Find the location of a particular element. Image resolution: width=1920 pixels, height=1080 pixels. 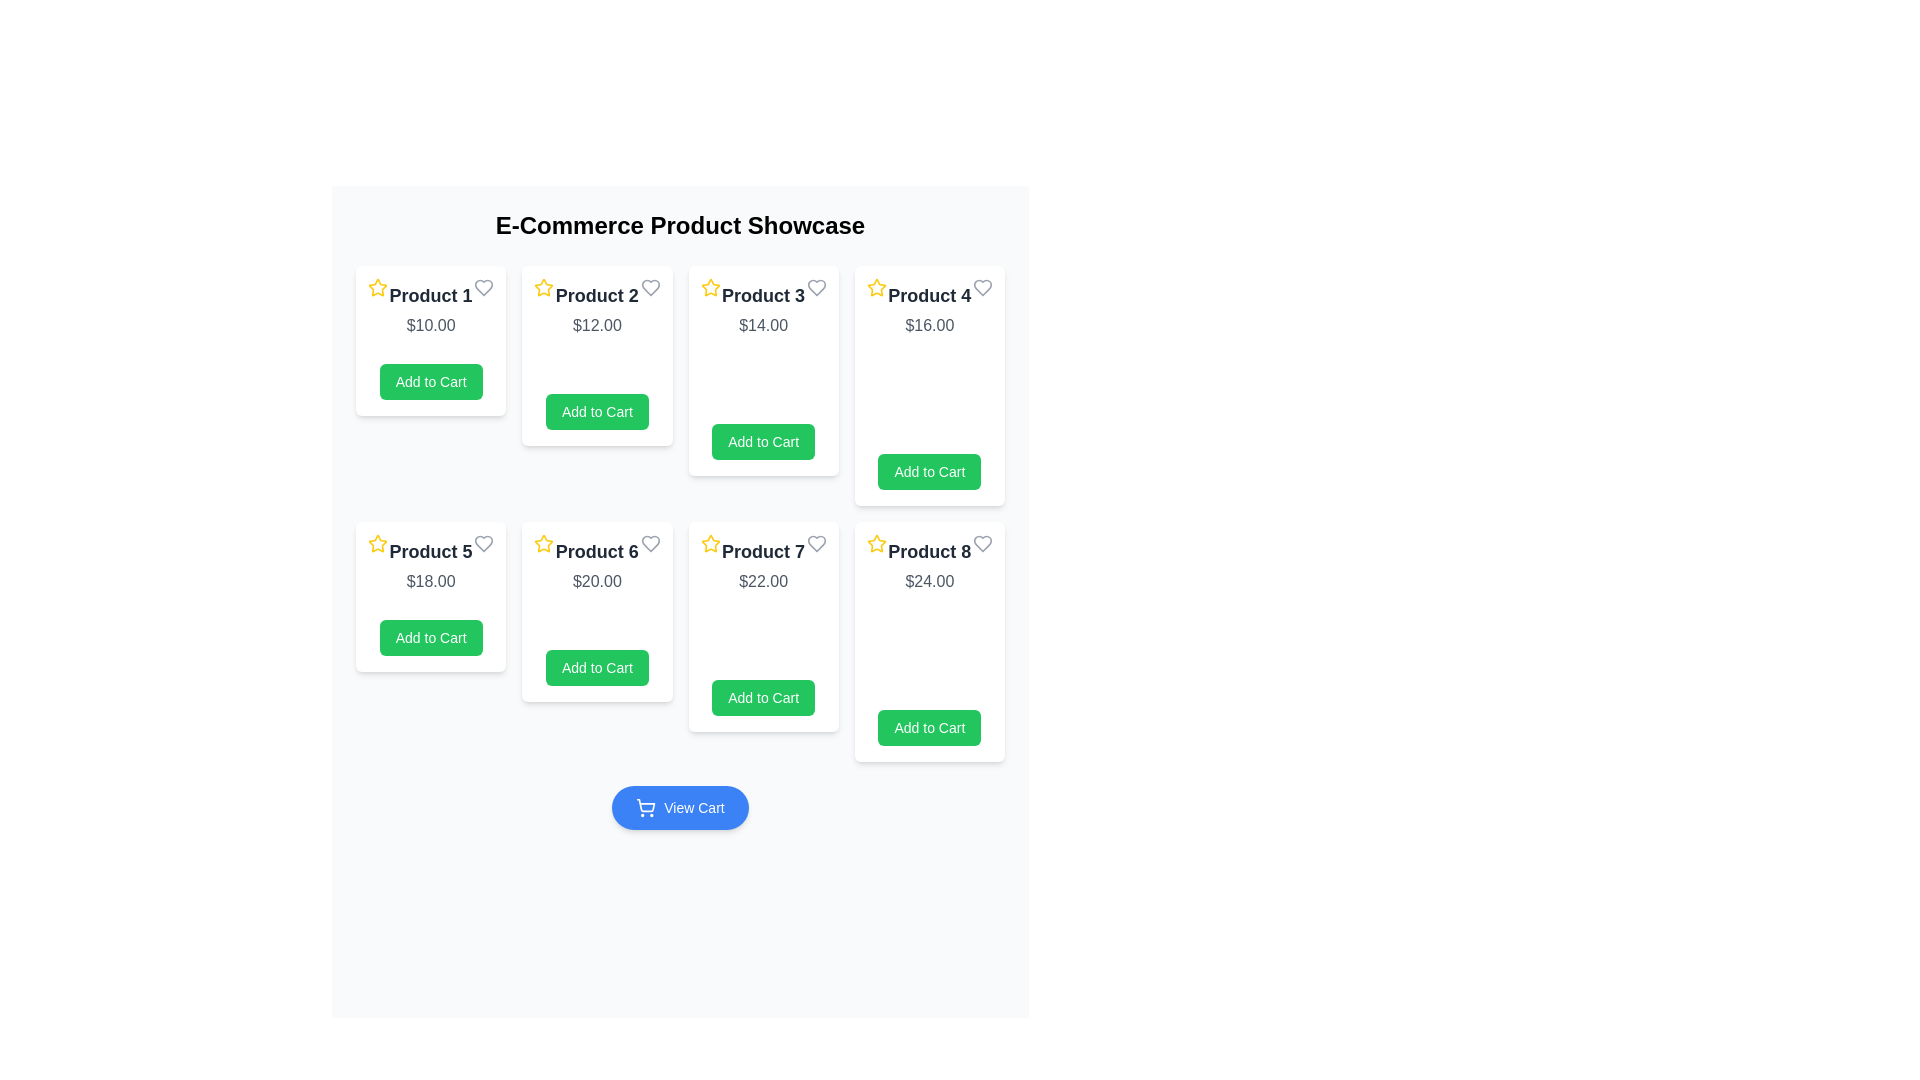

the price label displaying '$10.00' located in the 'Product 1' card, centered horizontally below the product name and above the 'Add to Cart' button is located at coordinates (430, 325).